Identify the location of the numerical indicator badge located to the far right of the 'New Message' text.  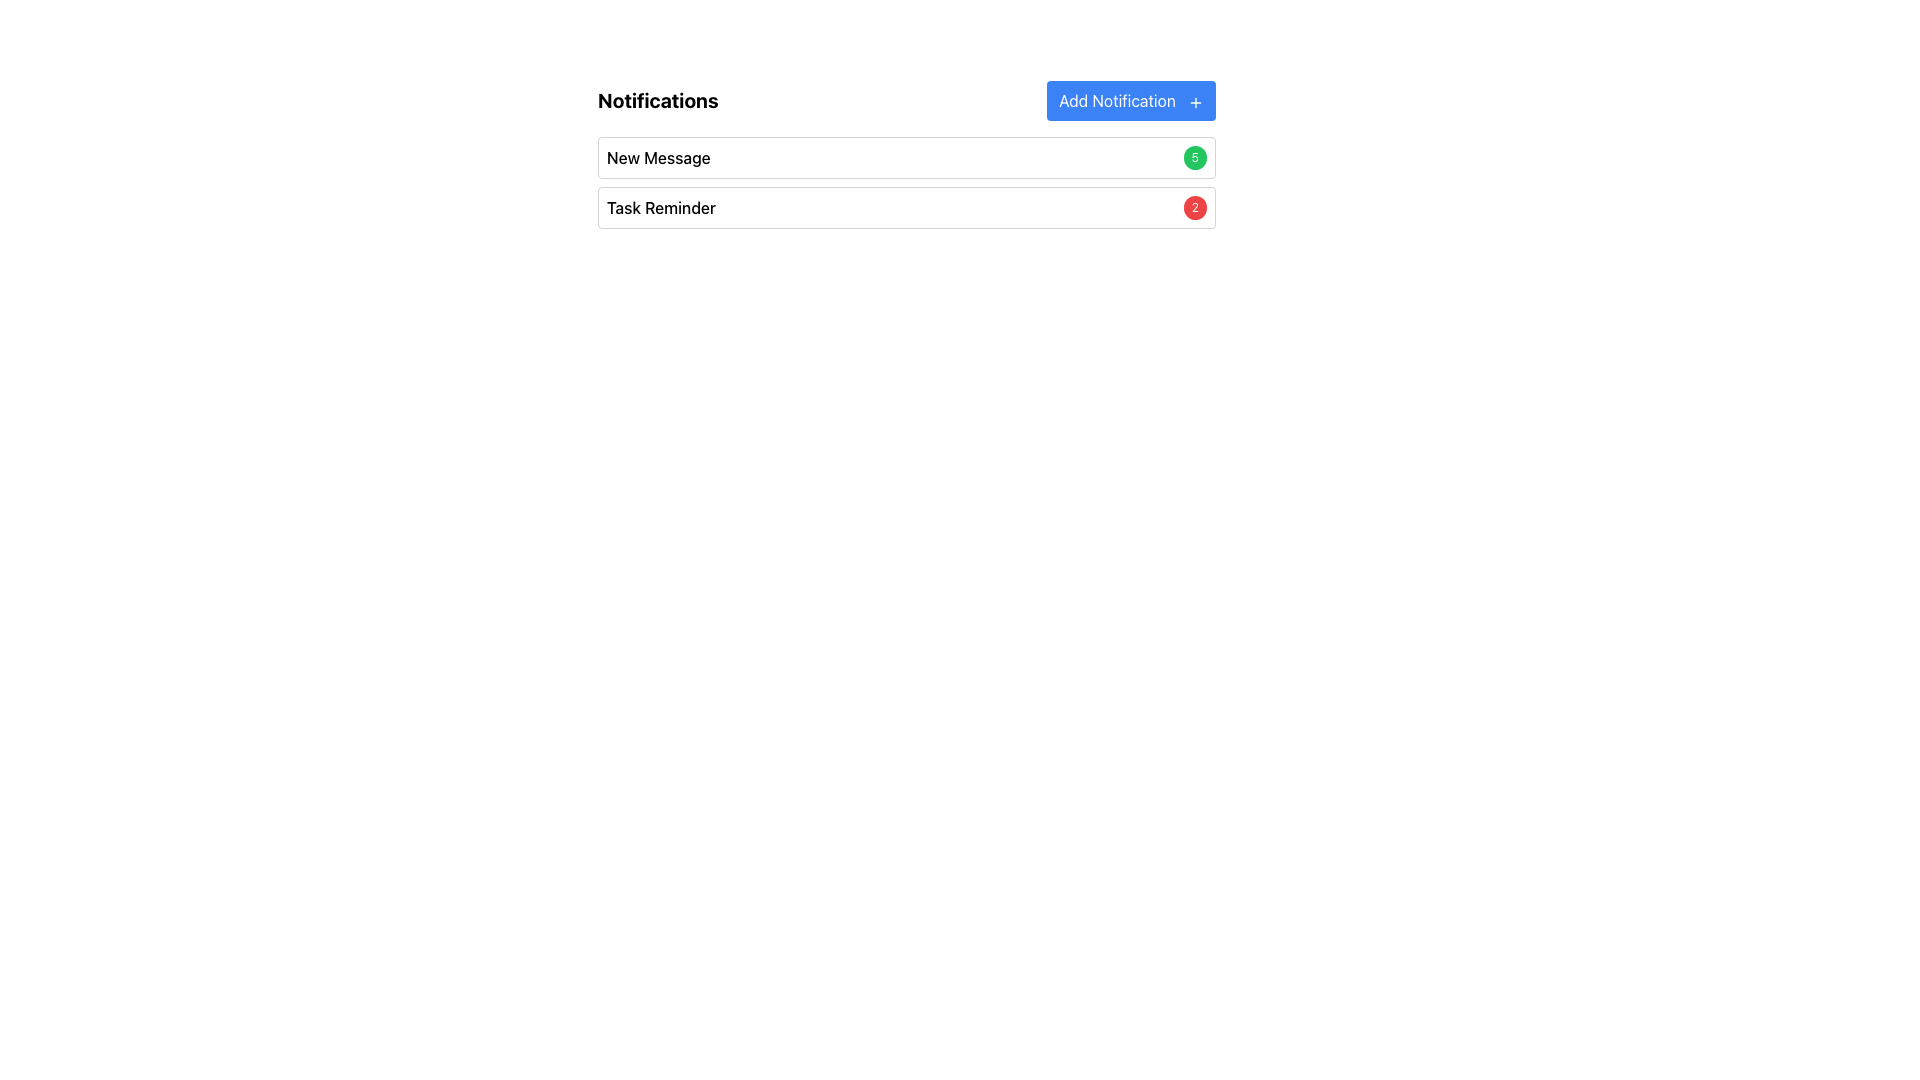
(1195, 157).